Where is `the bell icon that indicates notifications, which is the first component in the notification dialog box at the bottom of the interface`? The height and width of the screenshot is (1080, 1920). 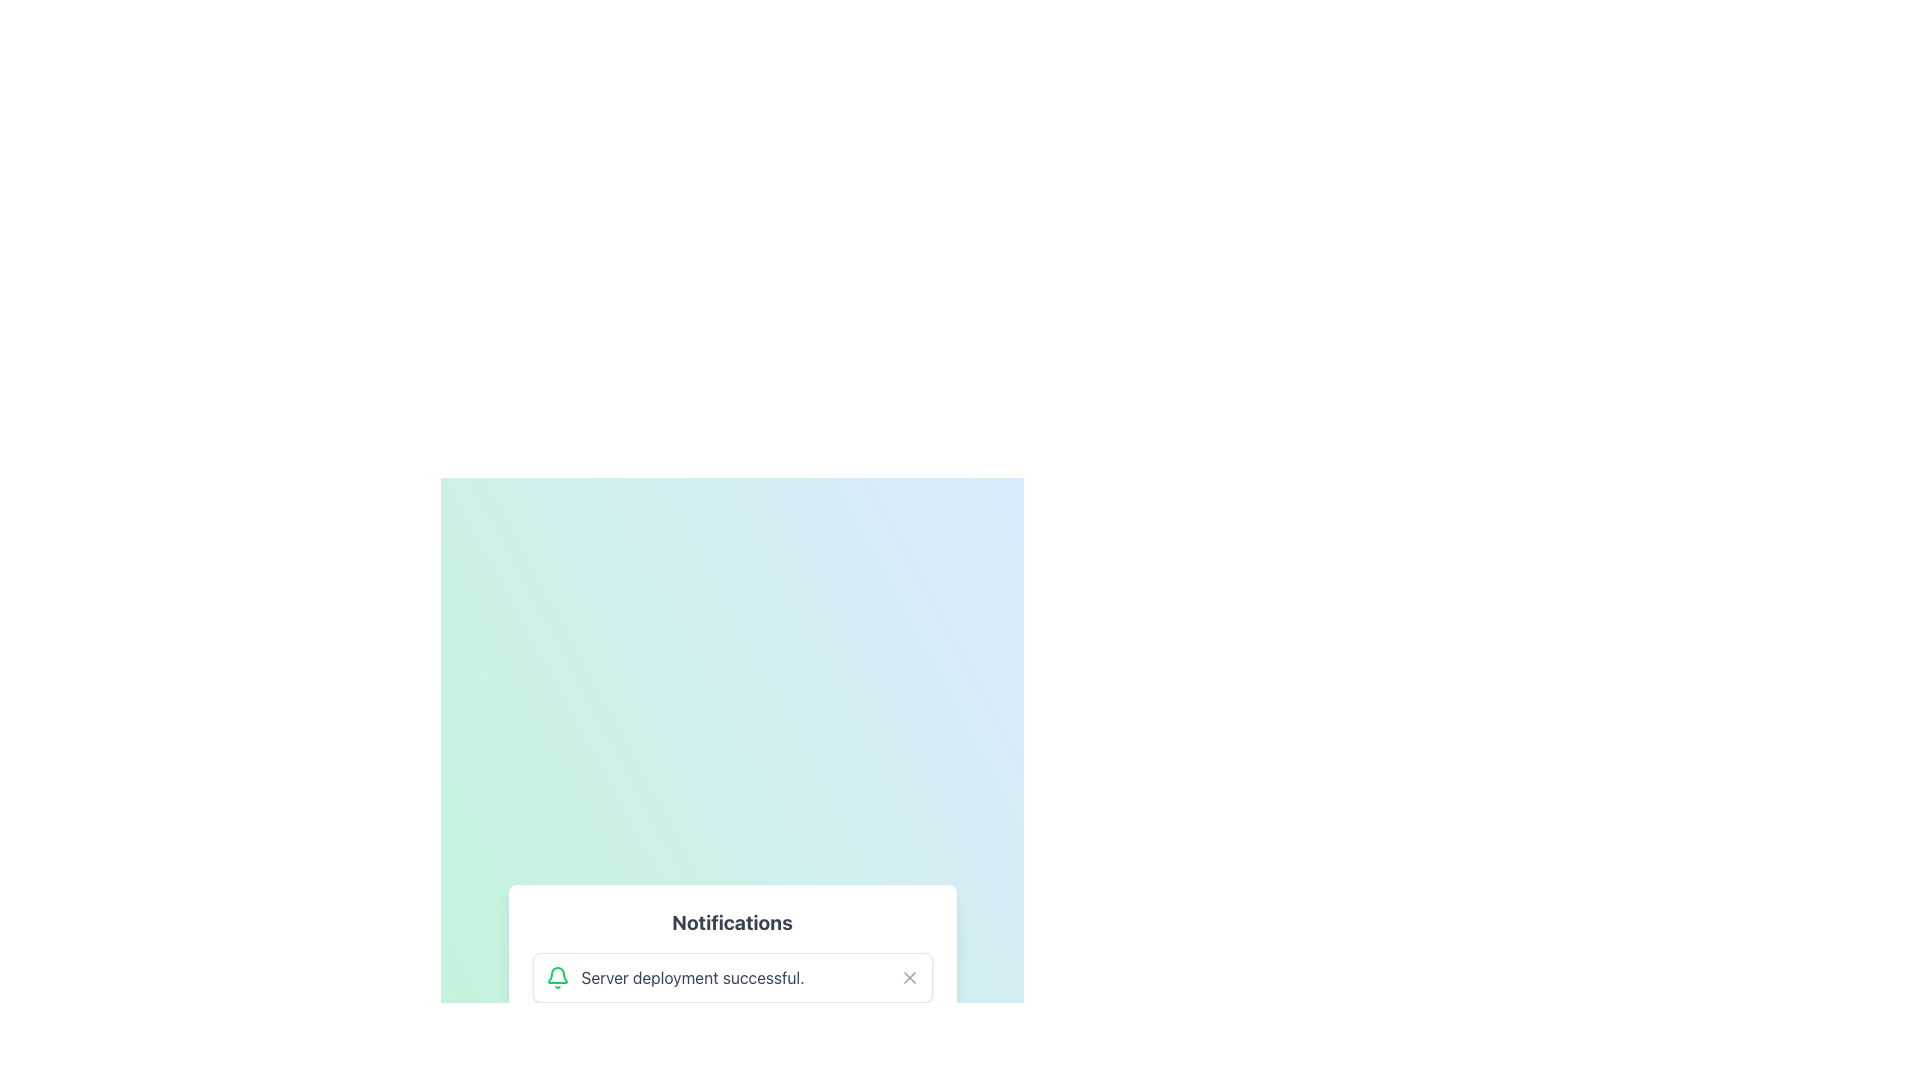
the bell icon that indicates notifications, which is the first component in the notification dialog box at the bottom of the interface is located at coordinates (557, 977).